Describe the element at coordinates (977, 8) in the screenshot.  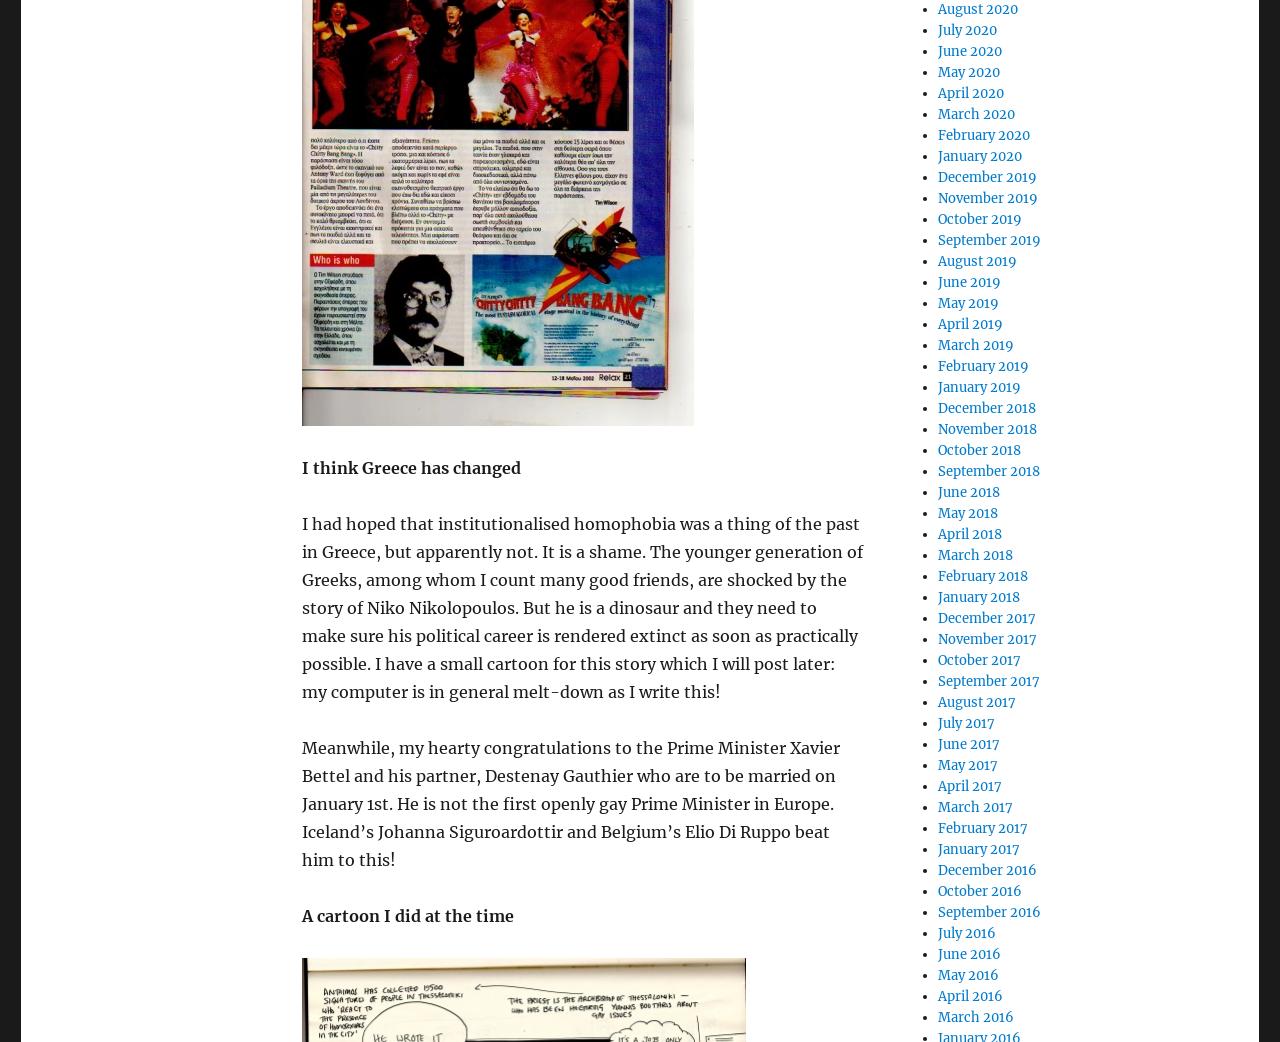
I see `'August 2020'` at that location.